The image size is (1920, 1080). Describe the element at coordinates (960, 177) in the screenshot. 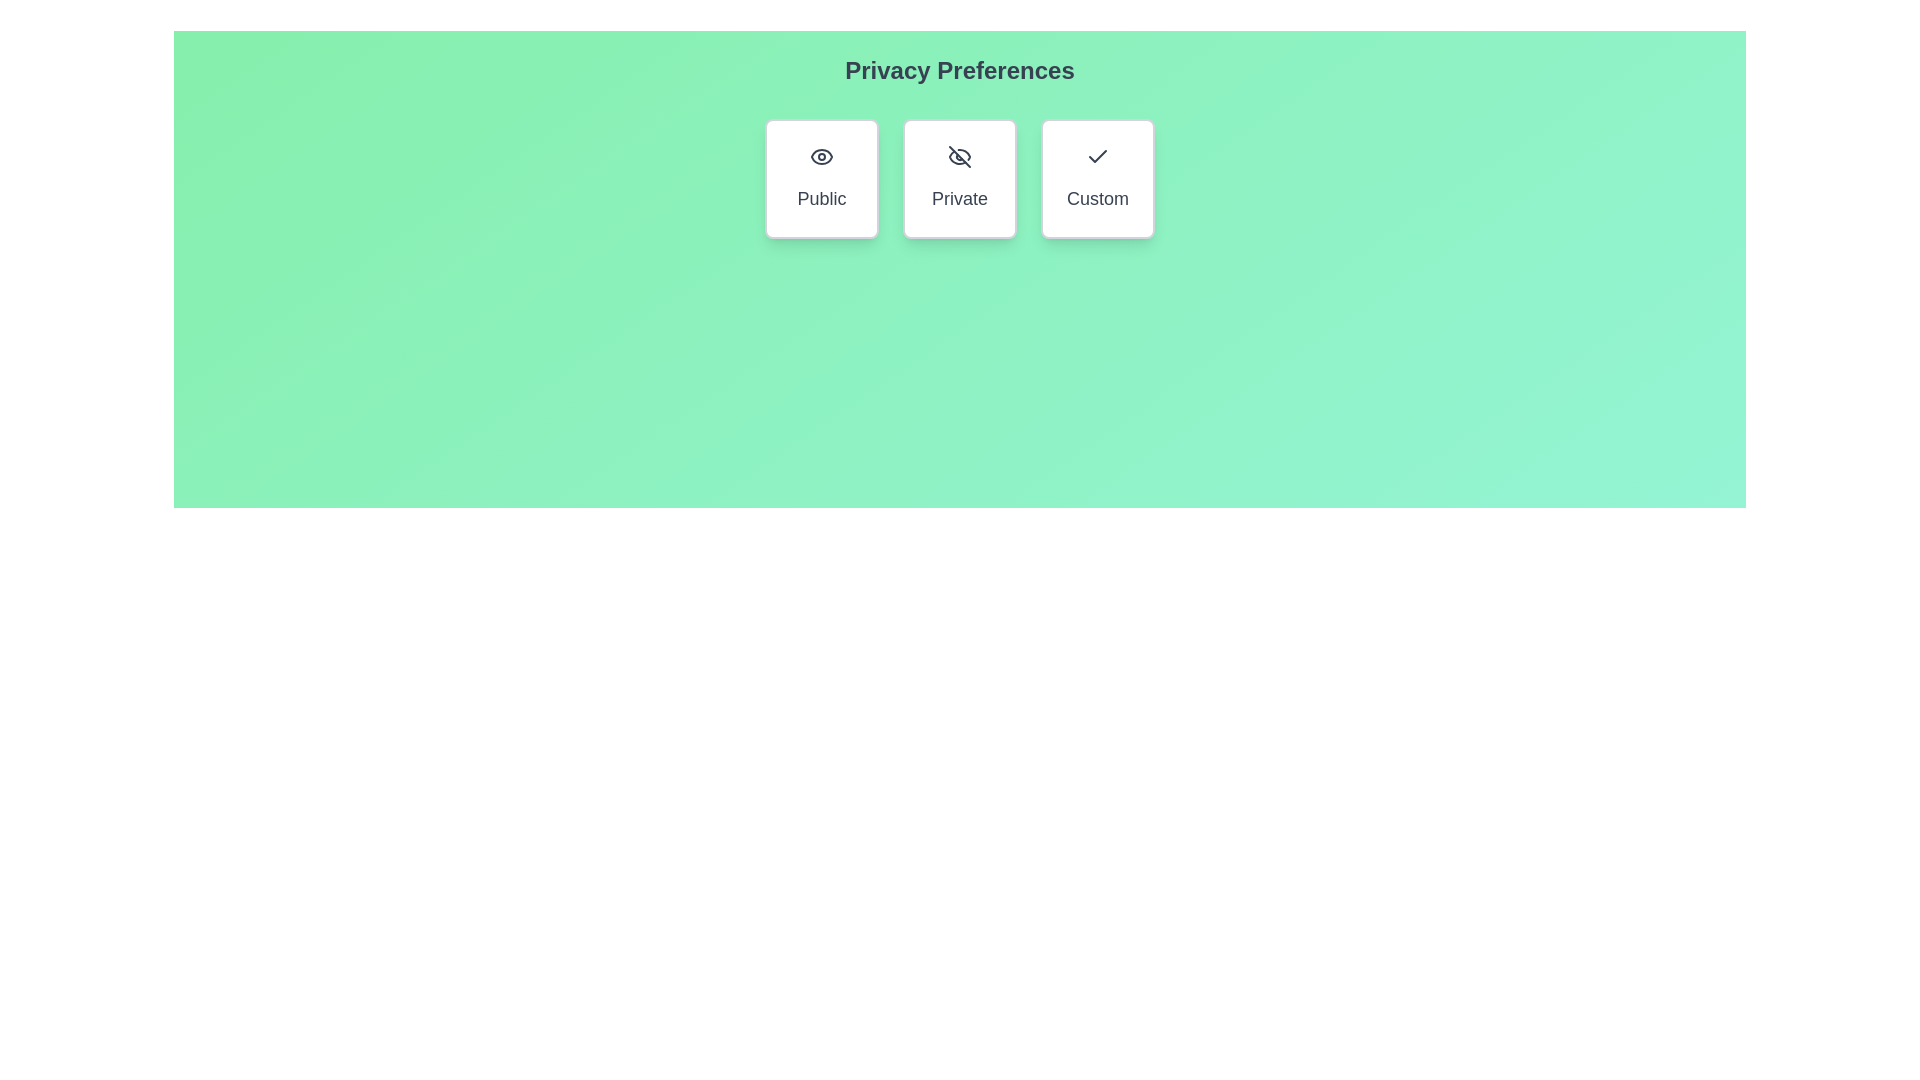

I see `the 'Private' button to toggle the 'Private' privacy option` at that location.